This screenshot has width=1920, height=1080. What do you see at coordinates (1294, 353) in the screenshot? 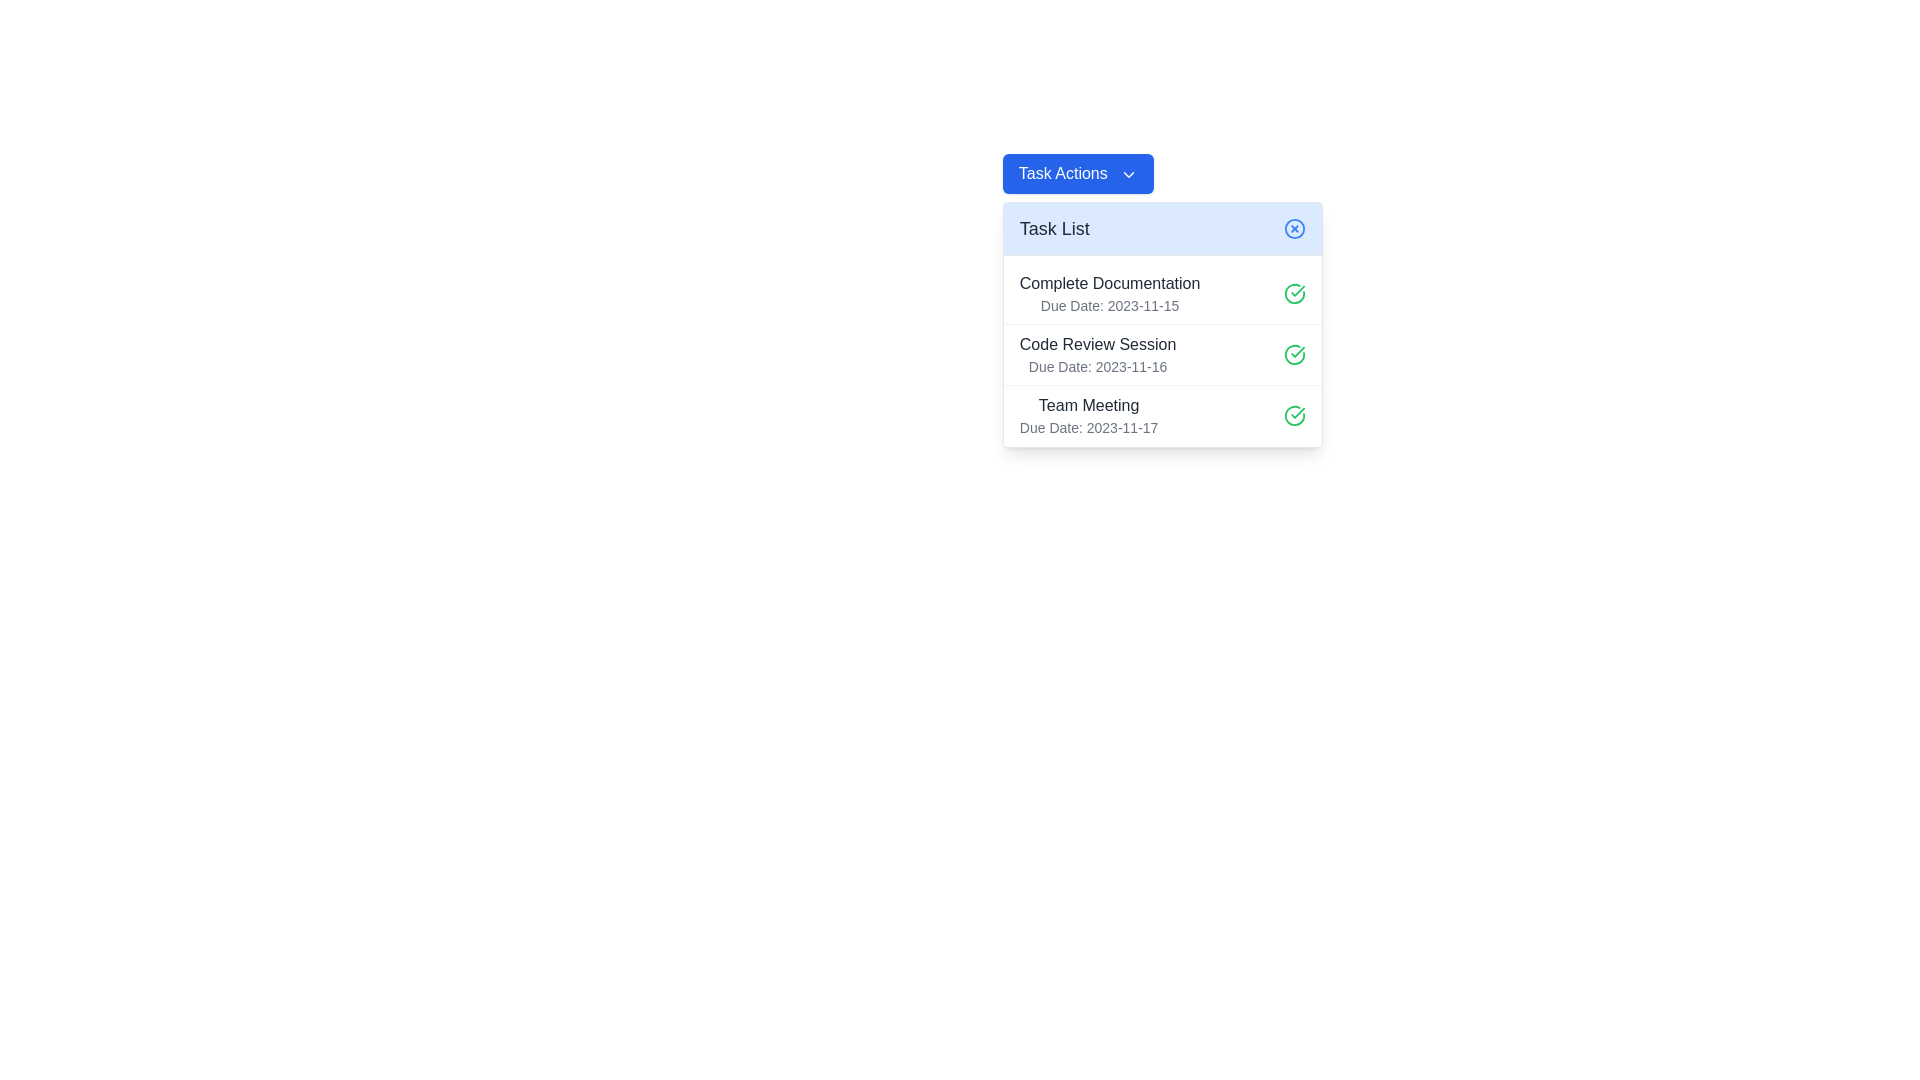
I see `the visual indicator icon for marking the 'Code Review Session' as confirmed, which is located to the right of the text 'Code Review Session' and 'Due Date: 2023-11-16' in the second row of the task list` at bounding box center [1294, 353].